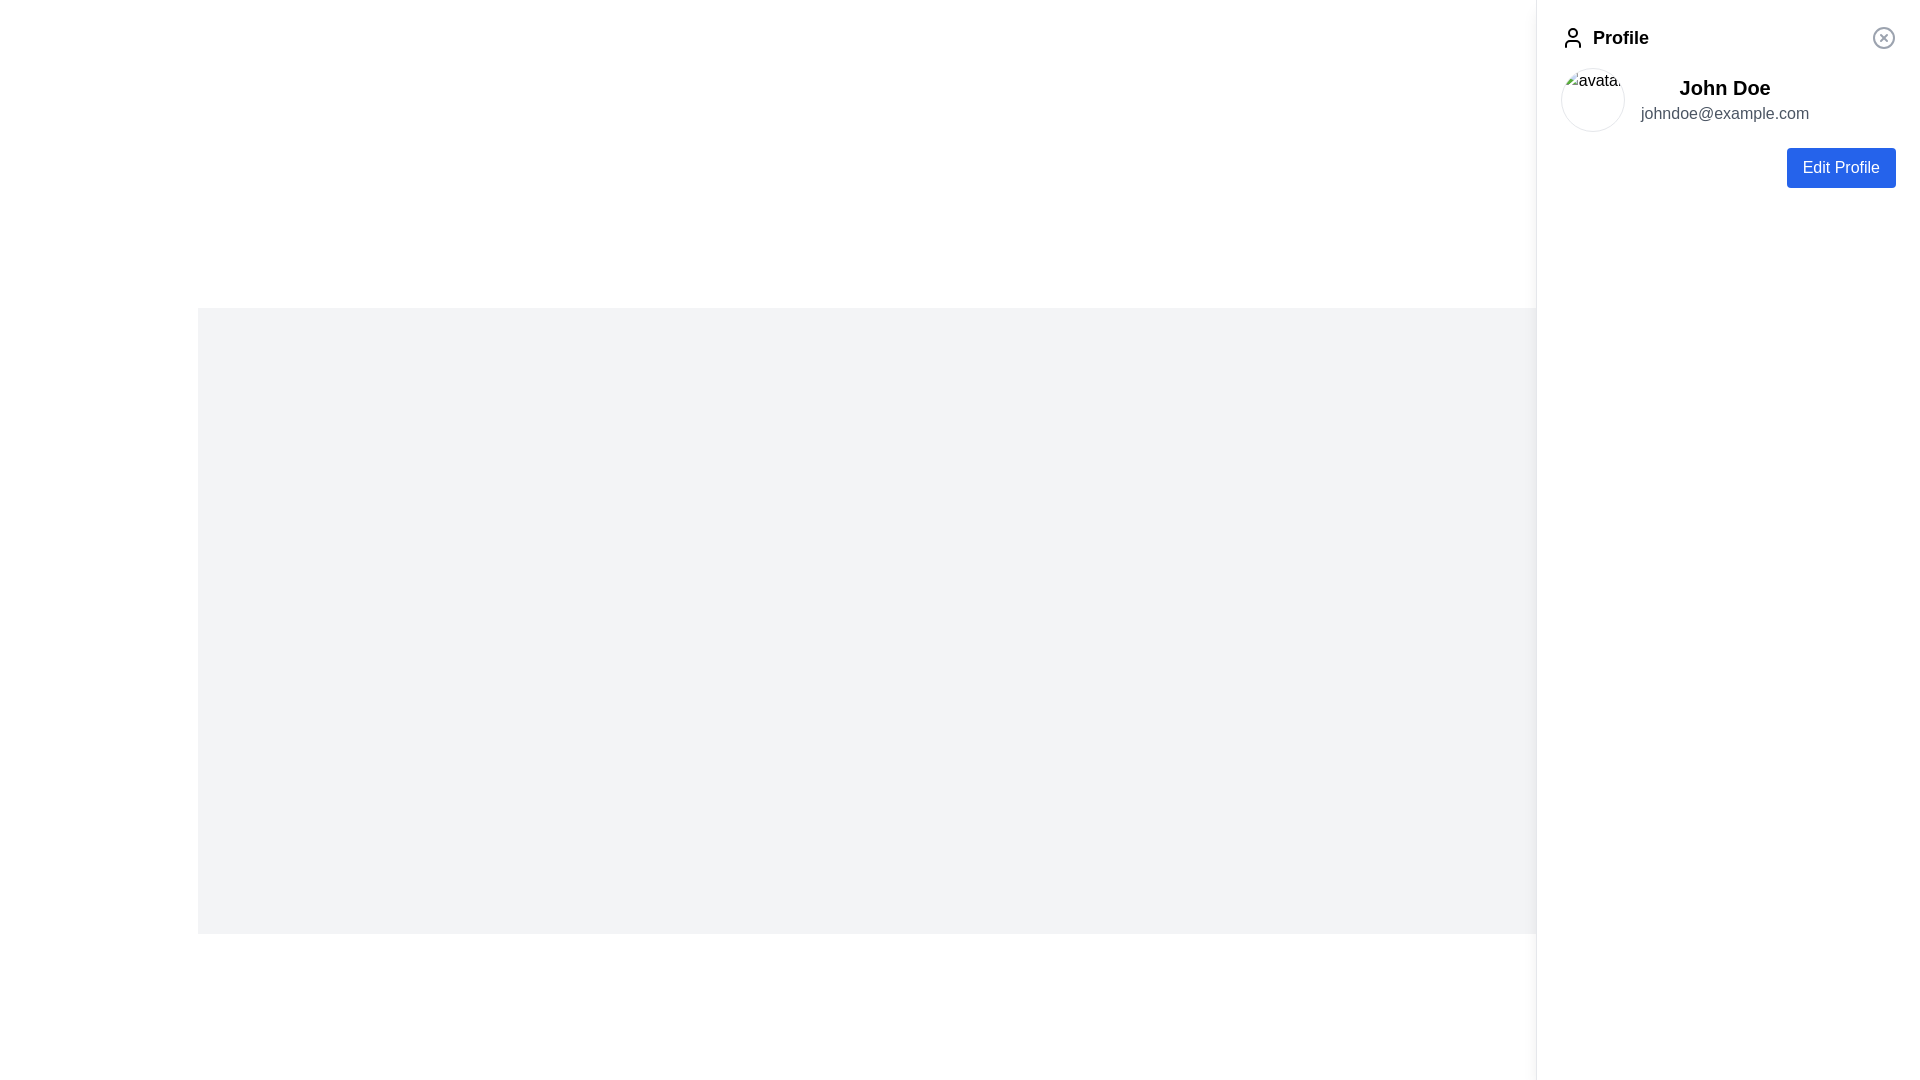 The image size is (1920, 1080). What do you see at coordinates (1724, 100) in the screenshot?
I see `the text block displaying user information, which includes the user's name and email, located in the top-right section of the interface` at bounding box center [1724, 100].